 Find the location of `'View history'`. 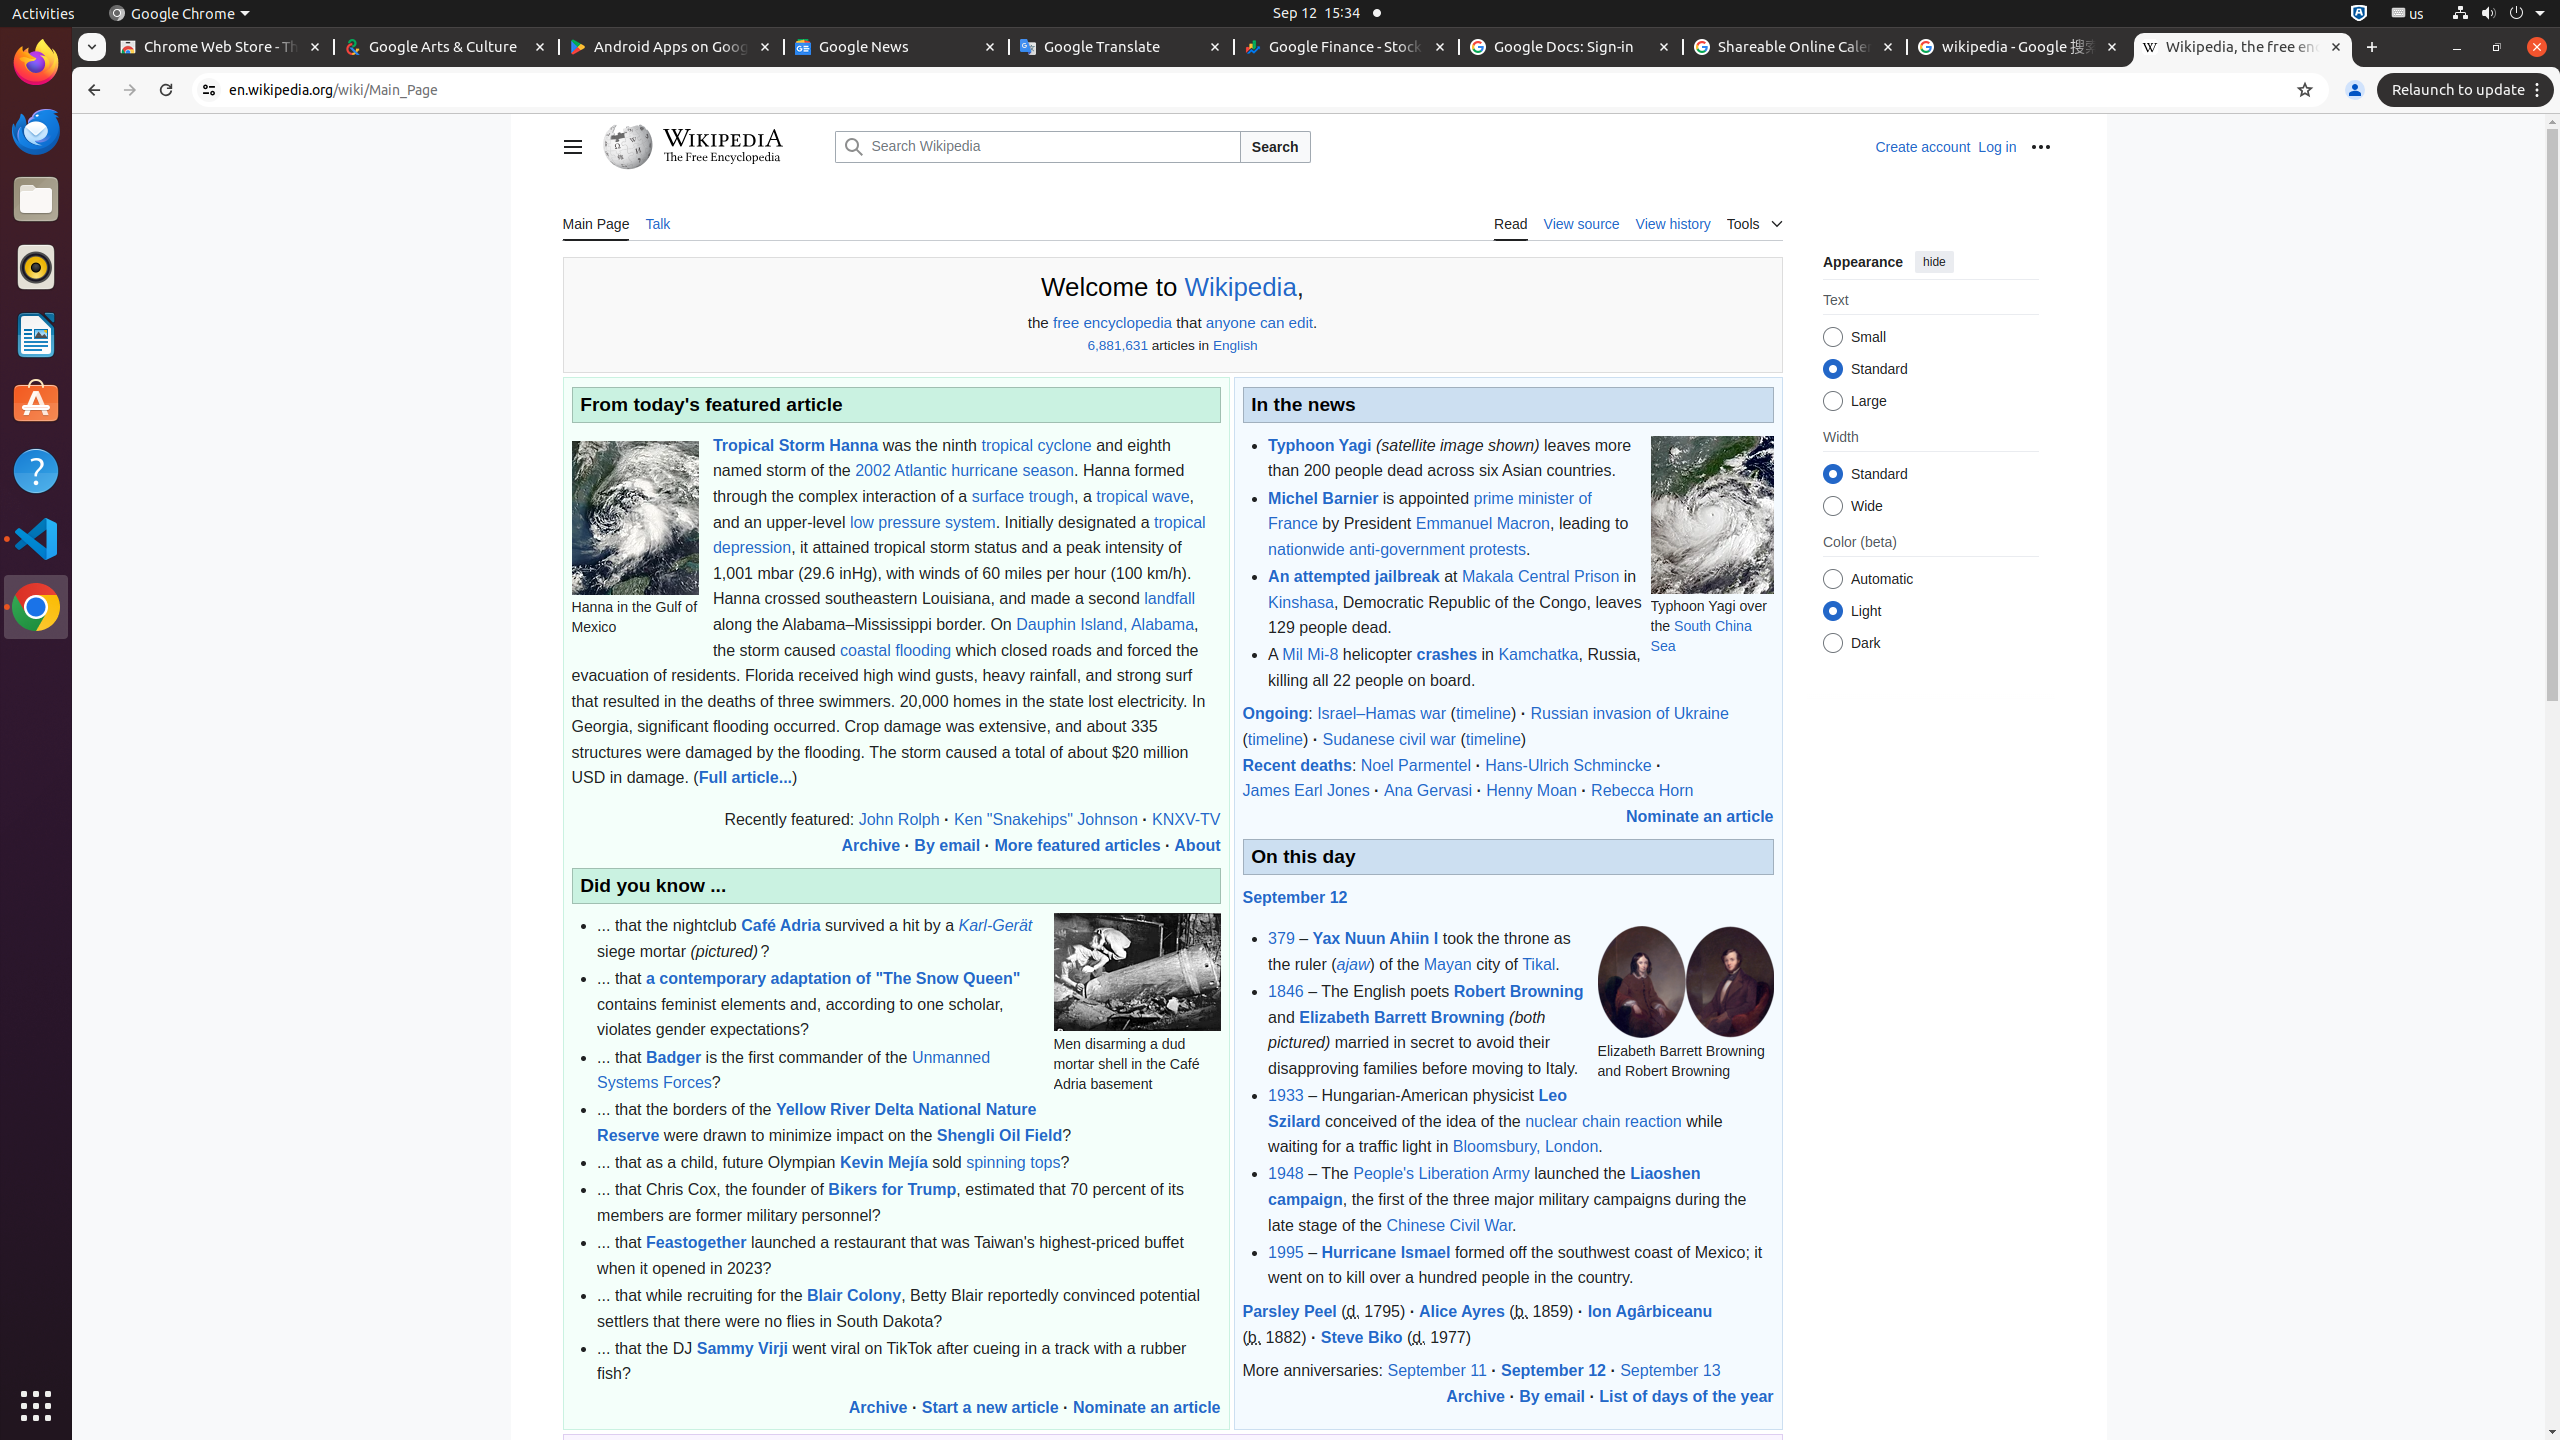

'View history' is located at coordinates (1671, 222).